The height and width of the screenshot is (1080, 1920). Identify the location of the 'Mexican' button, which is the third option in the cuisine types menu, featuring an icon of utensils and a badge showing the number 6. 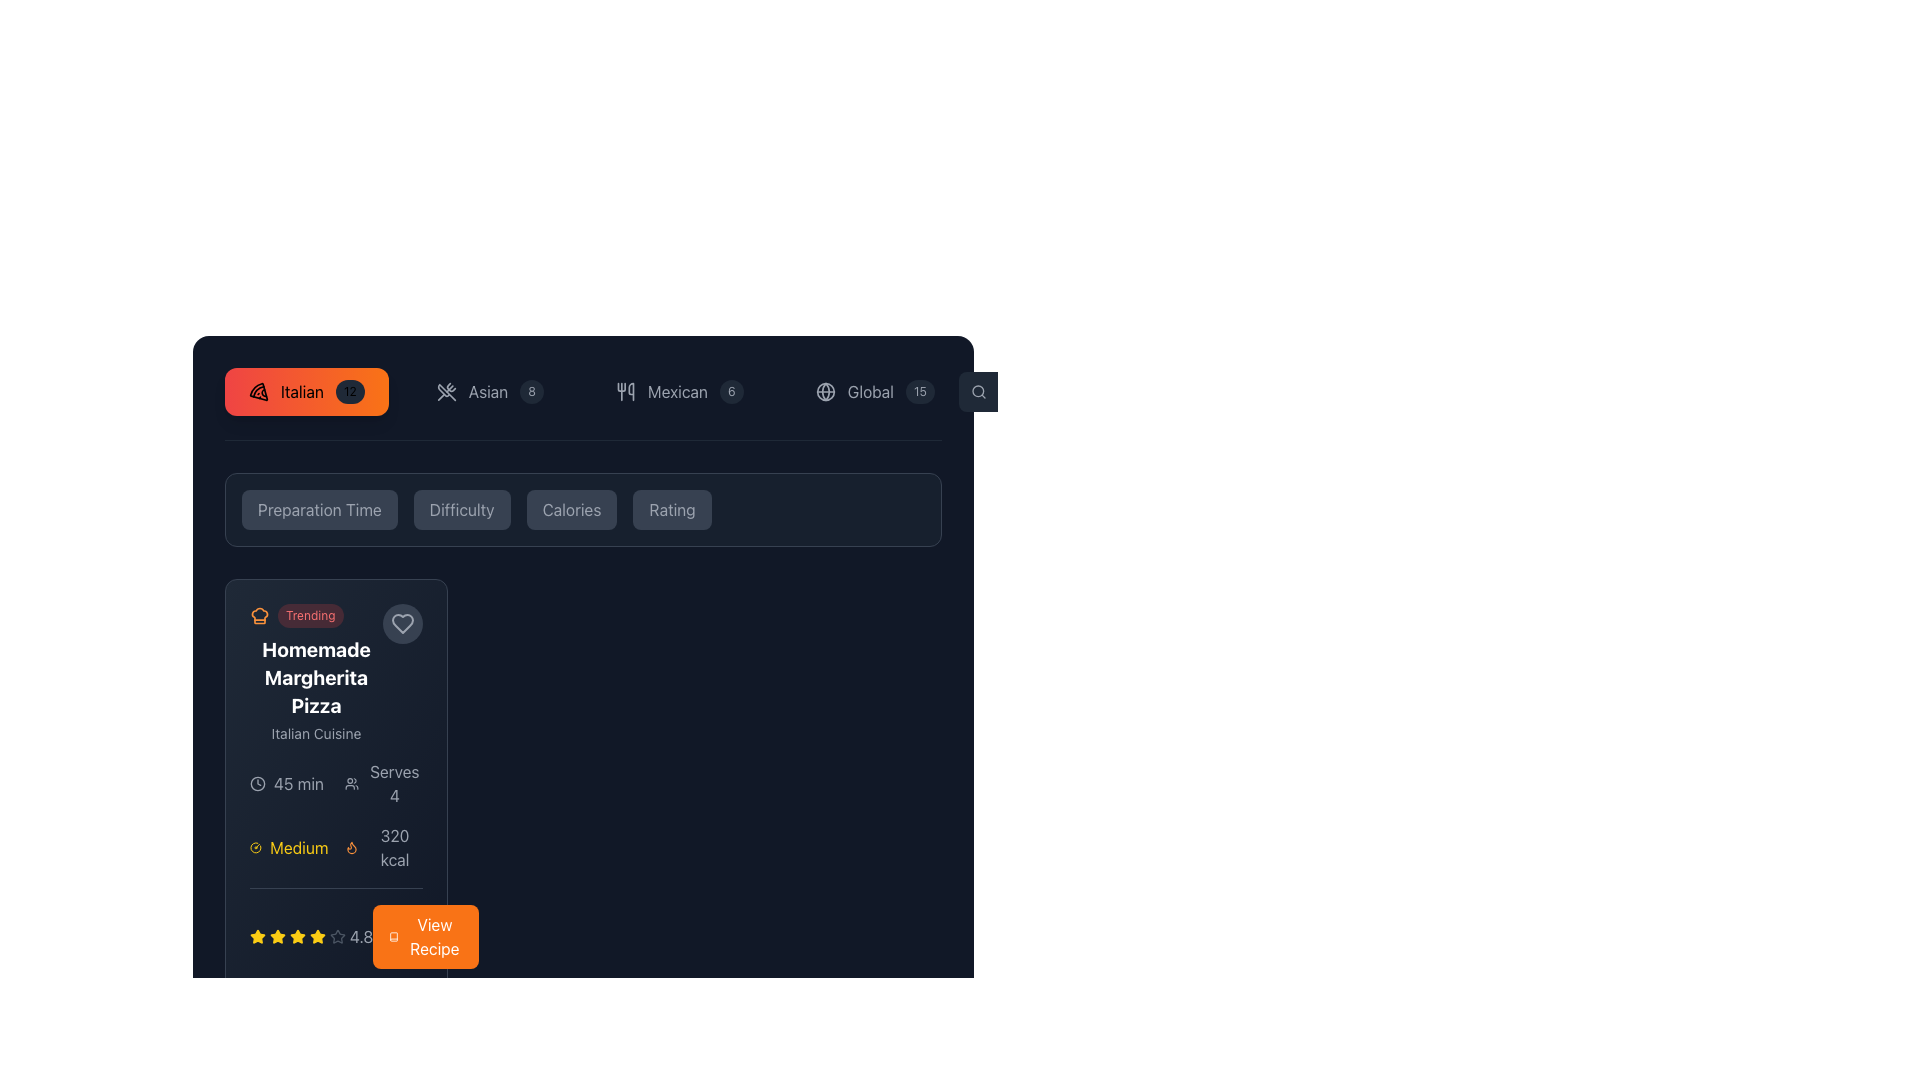
(679, 392).